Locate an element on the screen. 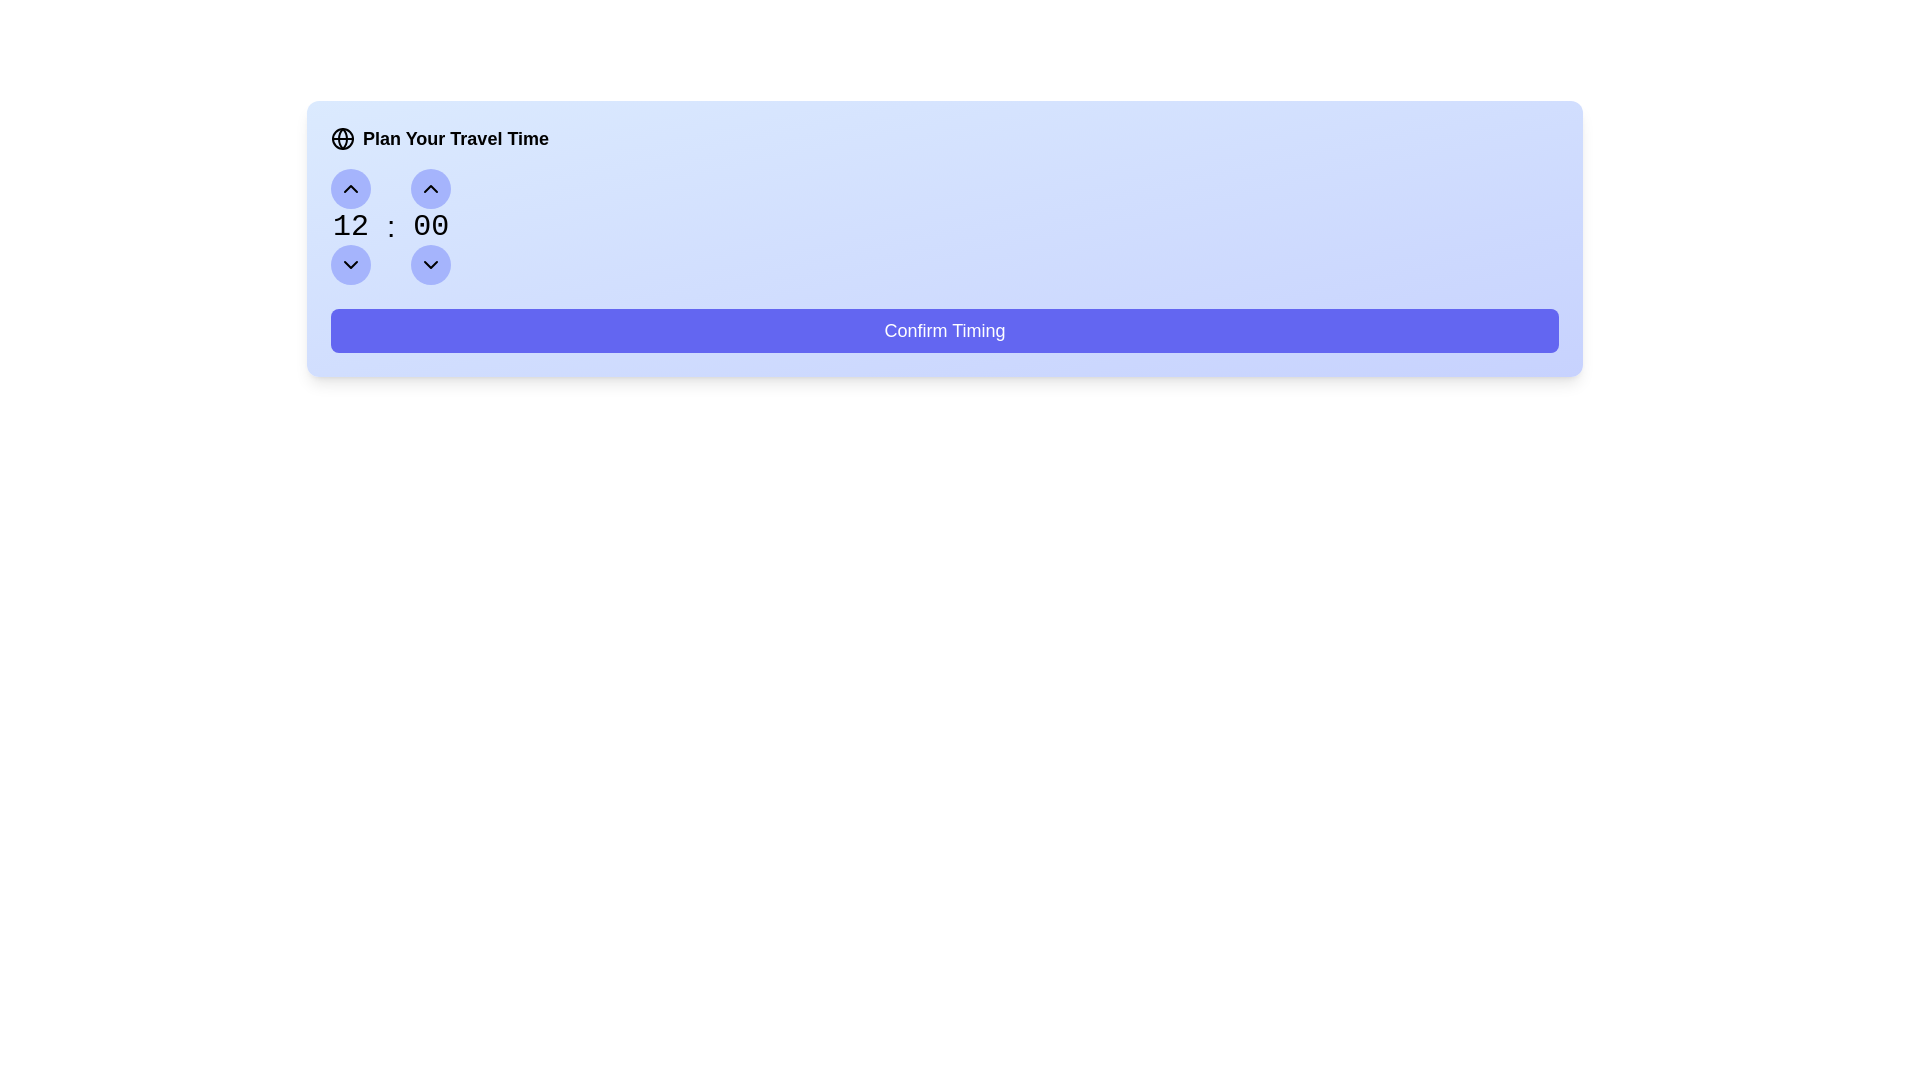 This screenshot has width=1920, height=1080. the text display field that shows the hour selection '12' in the time picker component, positioned between the upward chevron and downward chevron buttons is located at coordinates (350, 226).